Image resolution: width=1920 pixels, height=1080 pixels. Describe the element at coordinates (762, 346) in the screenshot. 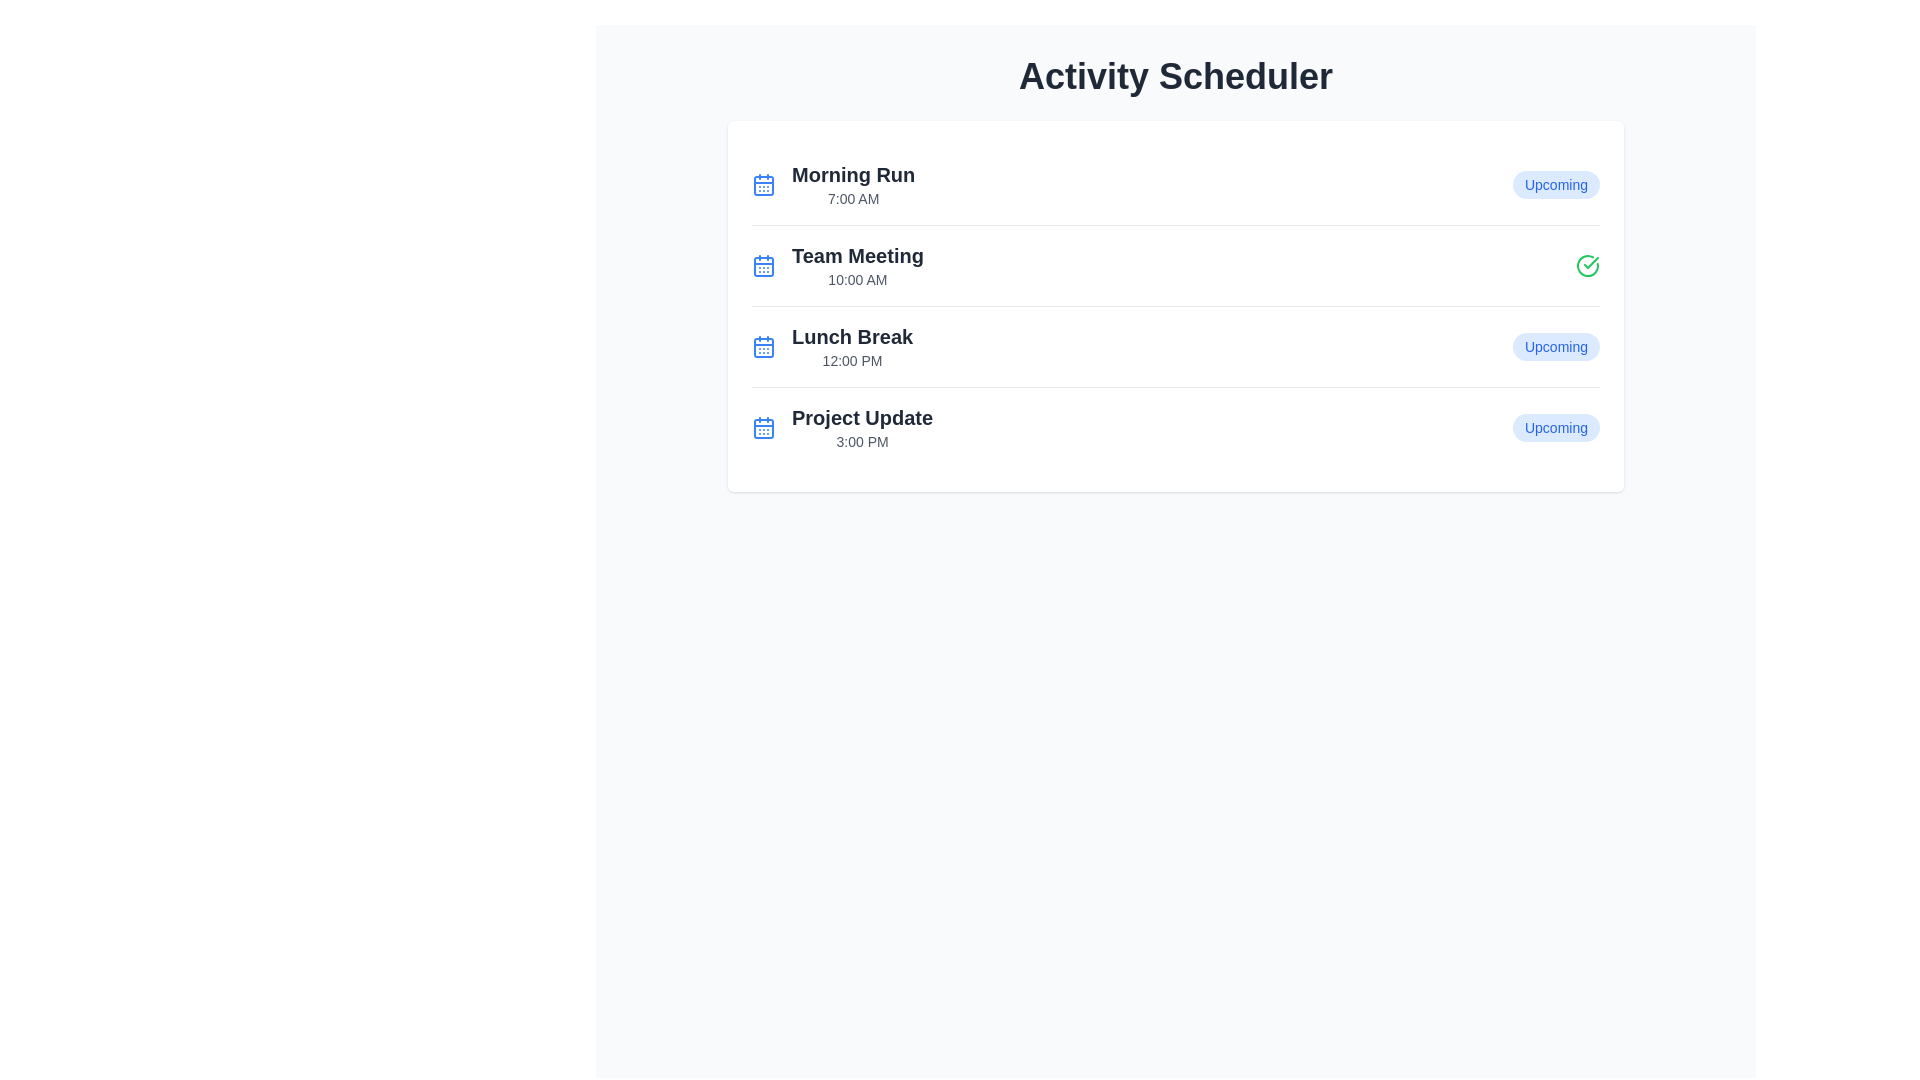

I see `the calendar-style icon with a blue outline located to the left of the 'Lunch Break' activity for visual context` at that location.